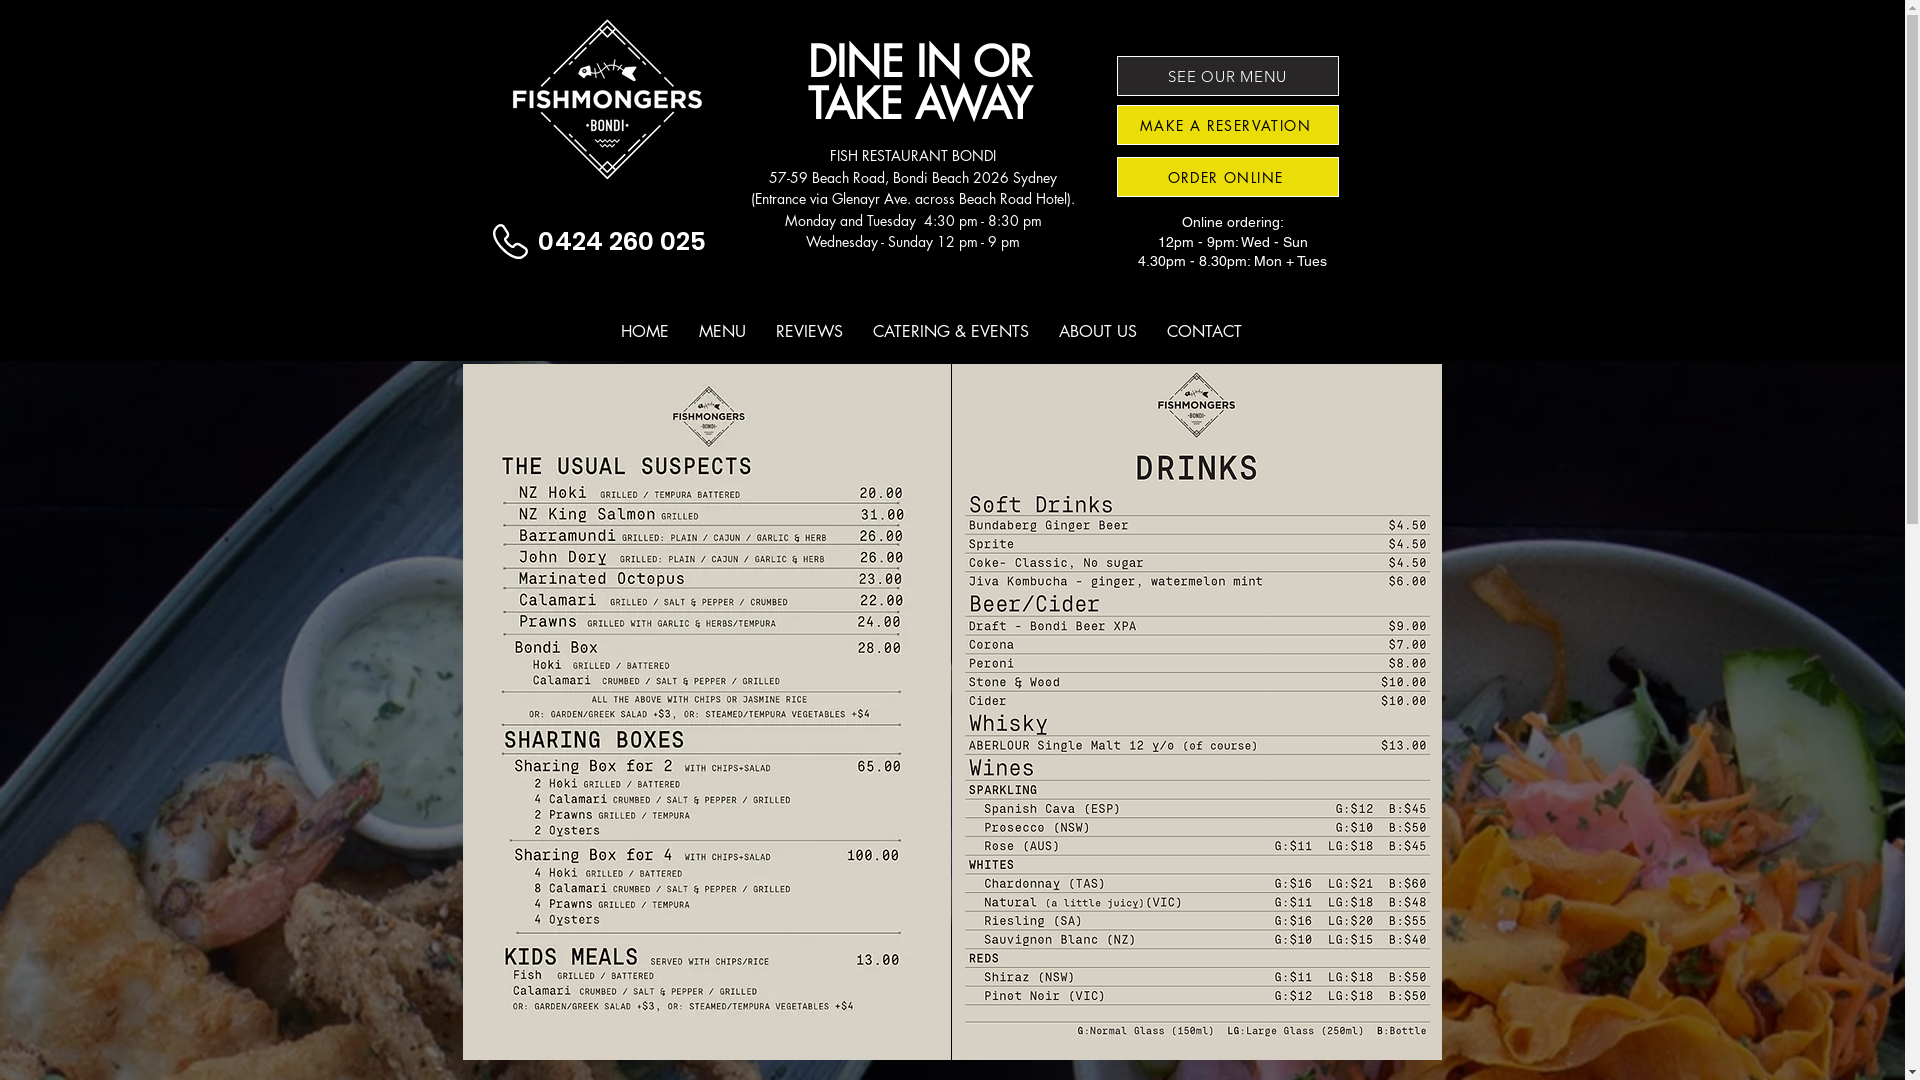  I want to click on 'CONTACT', so click(1203, 330).